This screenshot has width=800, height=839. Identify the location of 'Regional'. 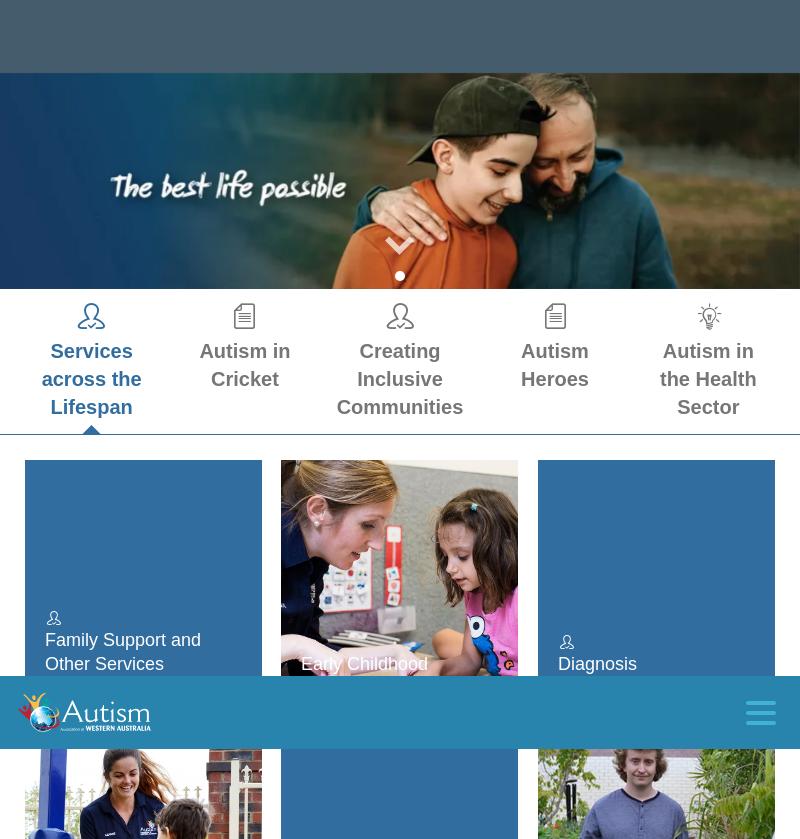
(64, 513).